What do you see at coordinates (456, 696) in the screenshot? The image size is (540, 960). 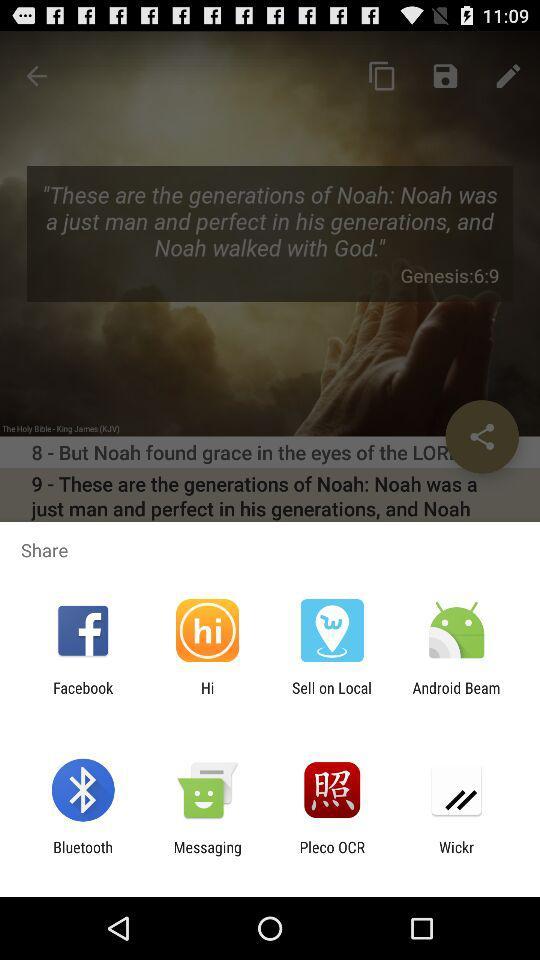 I see `the item to the right of the sell on local app` at bounding box center [456, 696].